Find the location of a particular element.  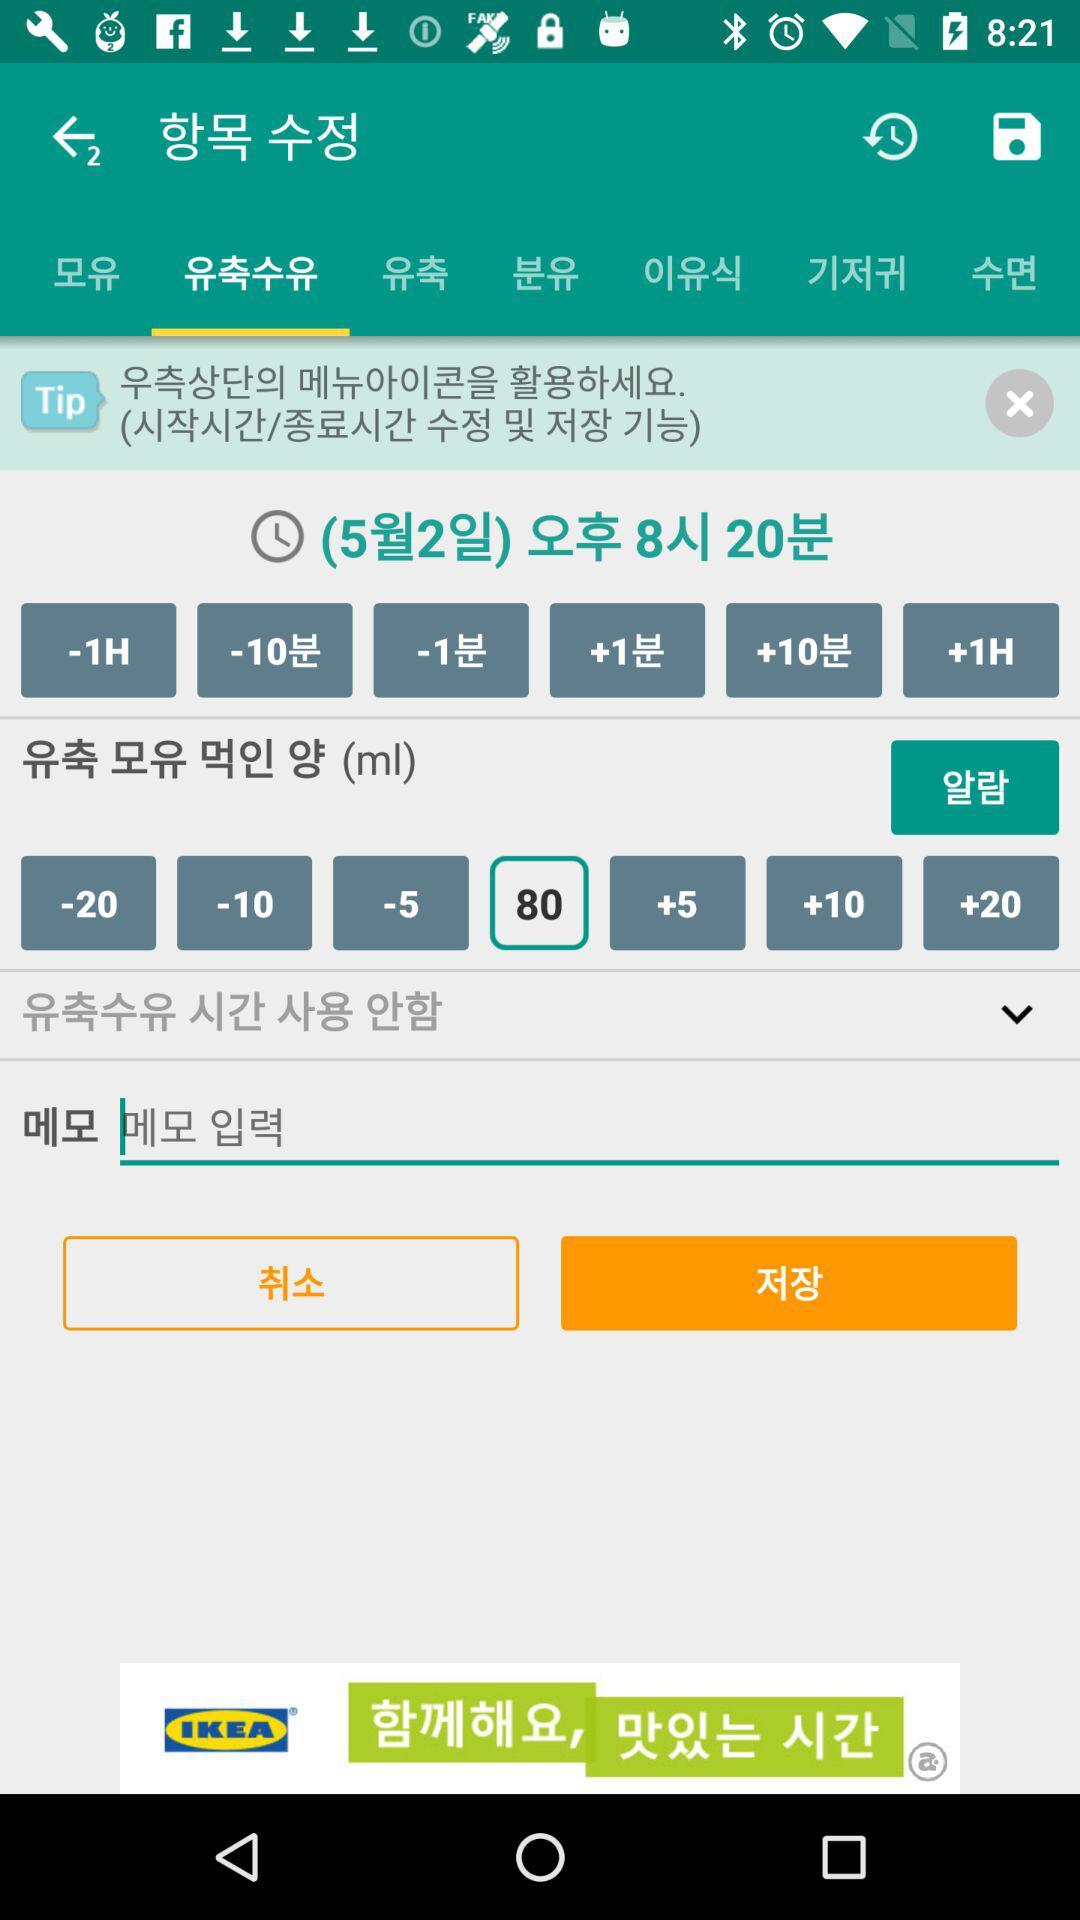

the item above the +1h is located at coordinates (1019, 402).